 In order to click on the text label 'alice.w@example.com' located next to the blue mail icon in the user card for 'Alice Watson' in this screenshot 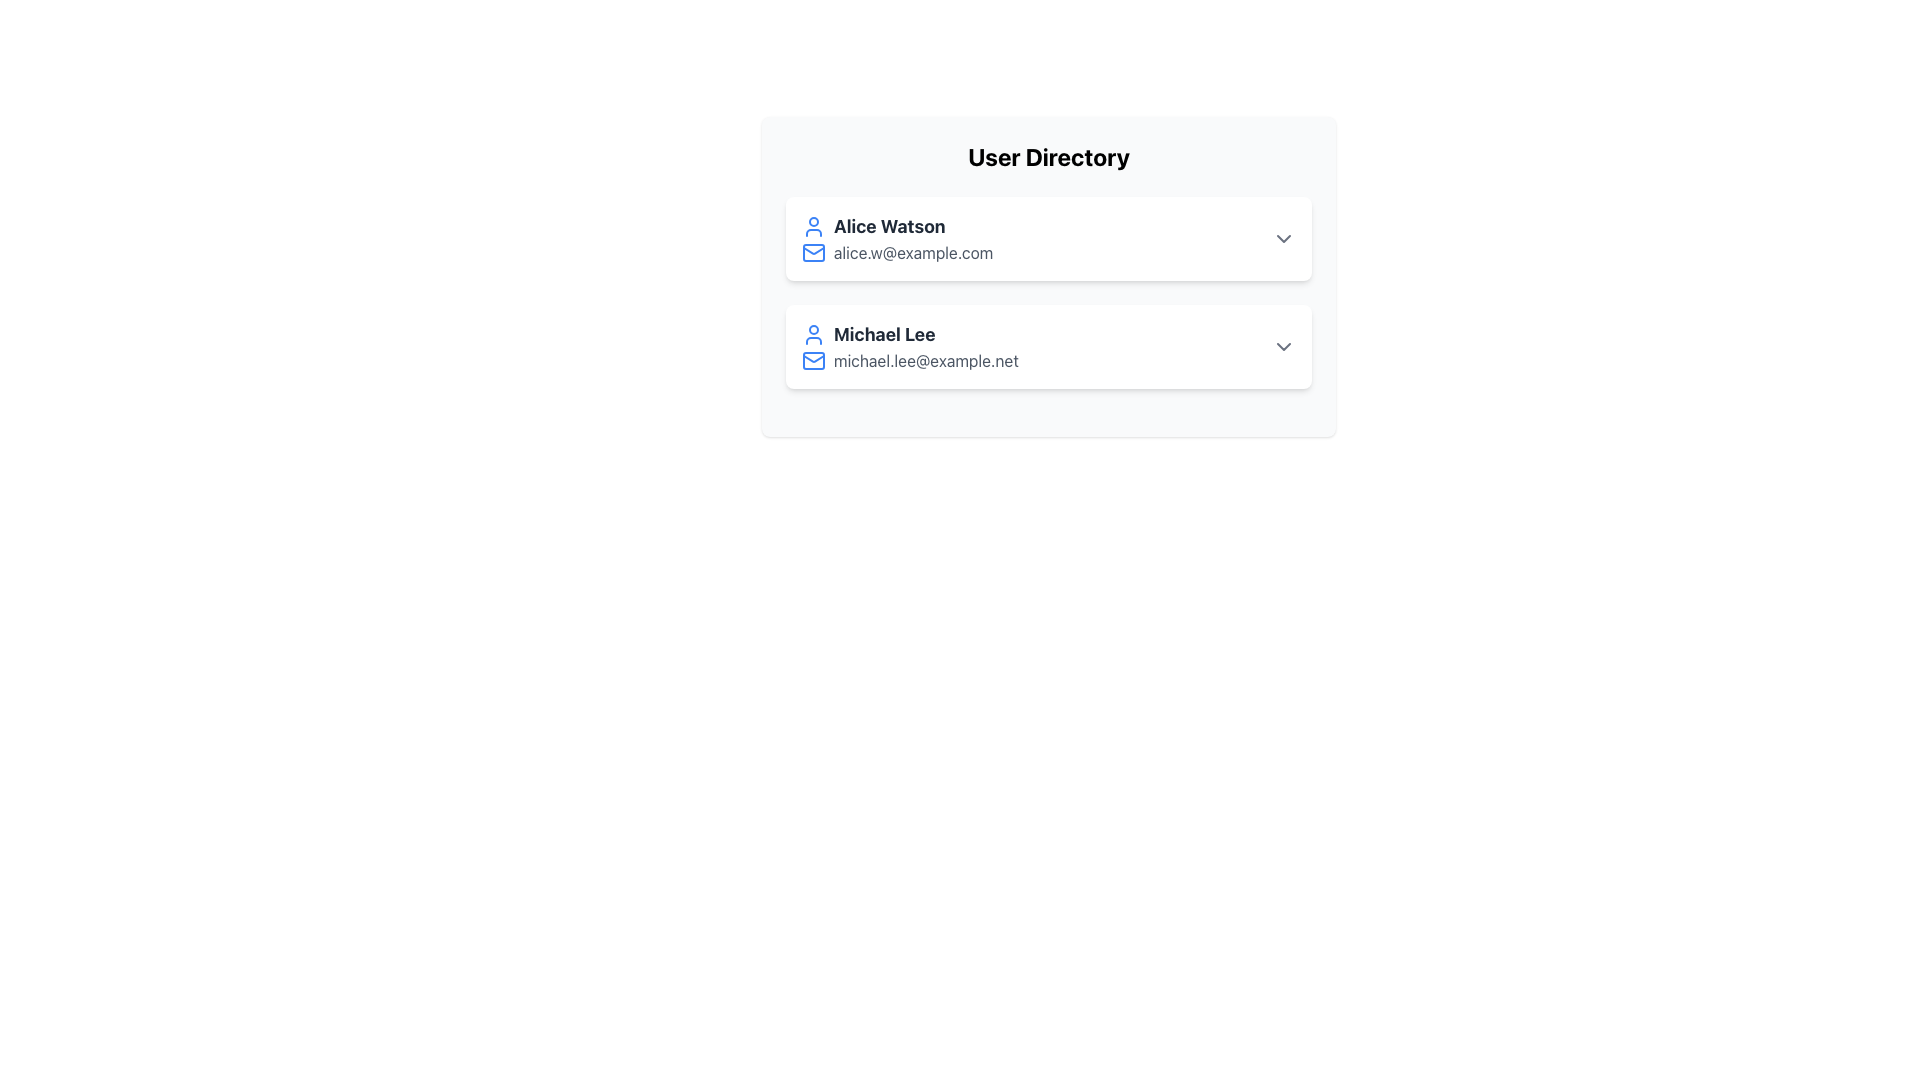, I will do `click(896, 252)`.